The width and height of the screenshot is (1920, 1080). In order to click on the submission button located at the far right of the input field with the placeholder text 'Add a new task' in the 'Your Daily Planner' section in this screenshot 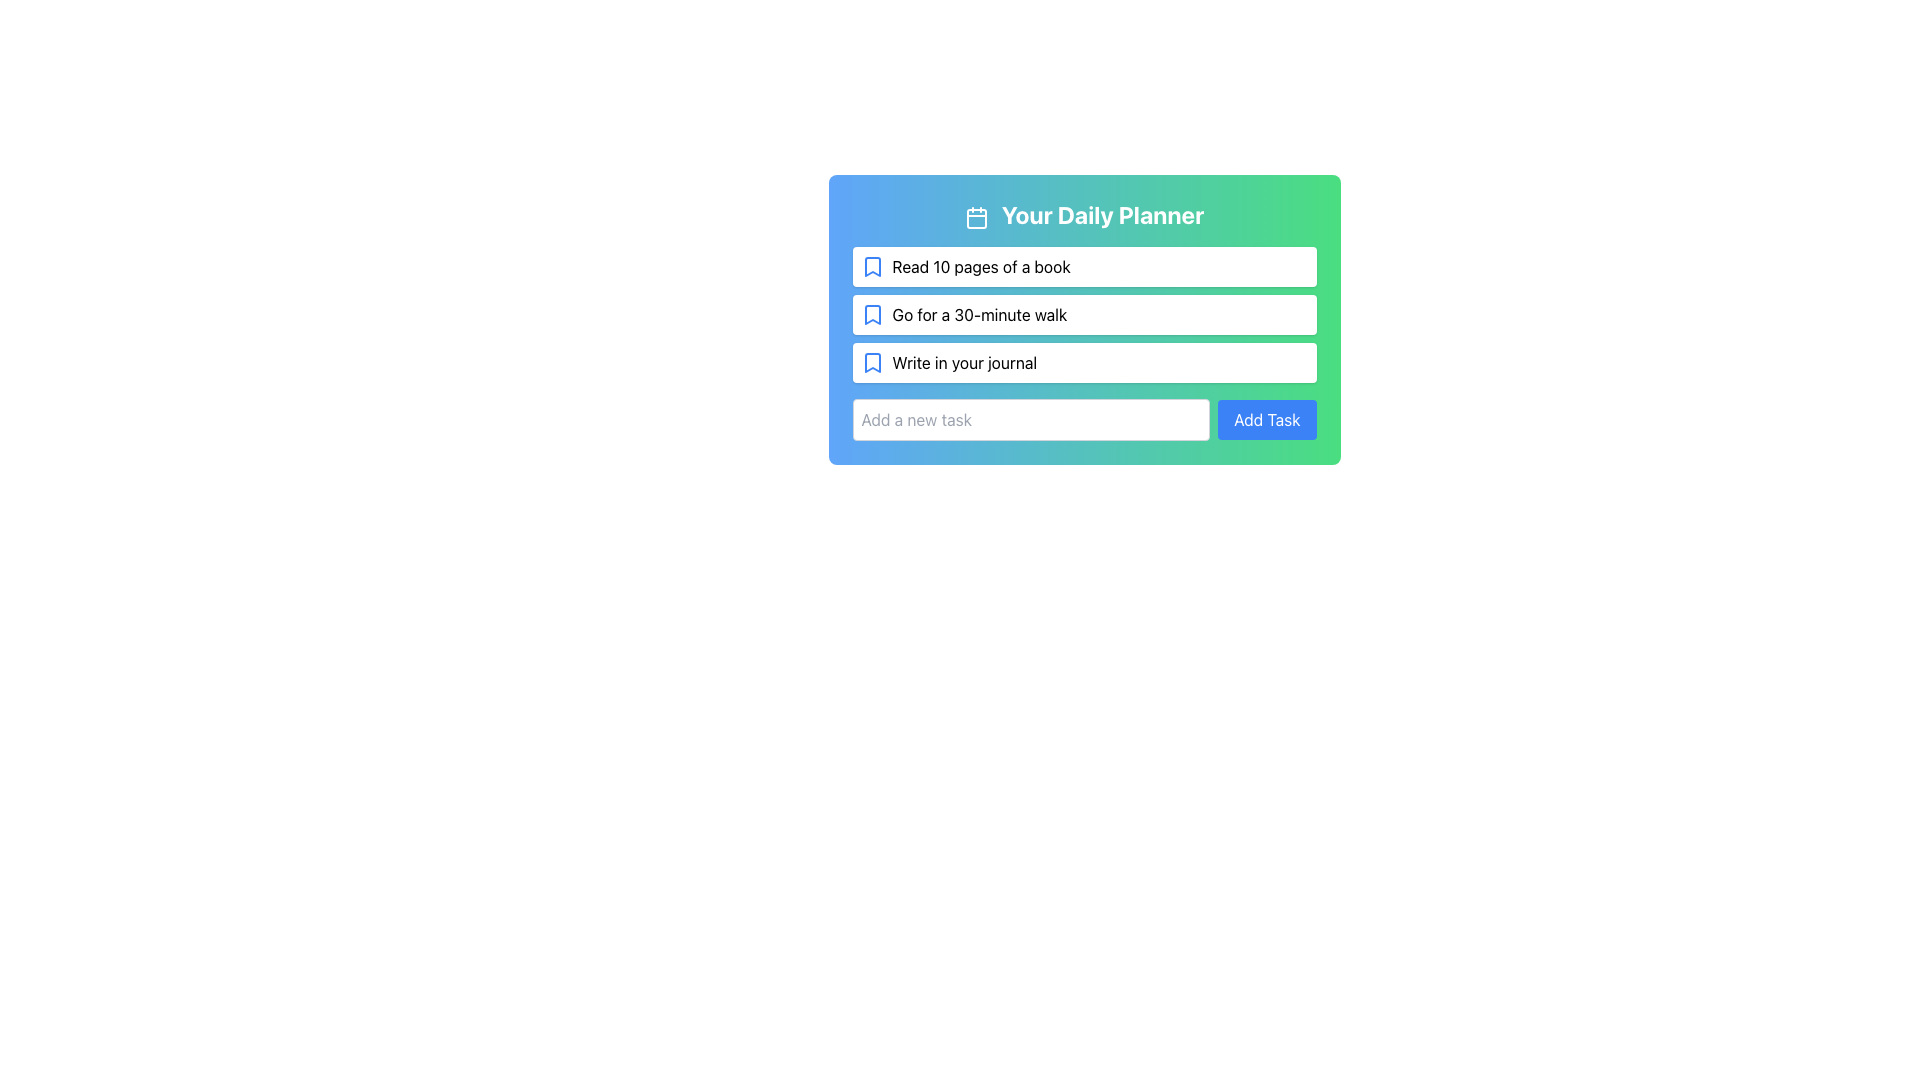, I will do `click(1266, 419)`.